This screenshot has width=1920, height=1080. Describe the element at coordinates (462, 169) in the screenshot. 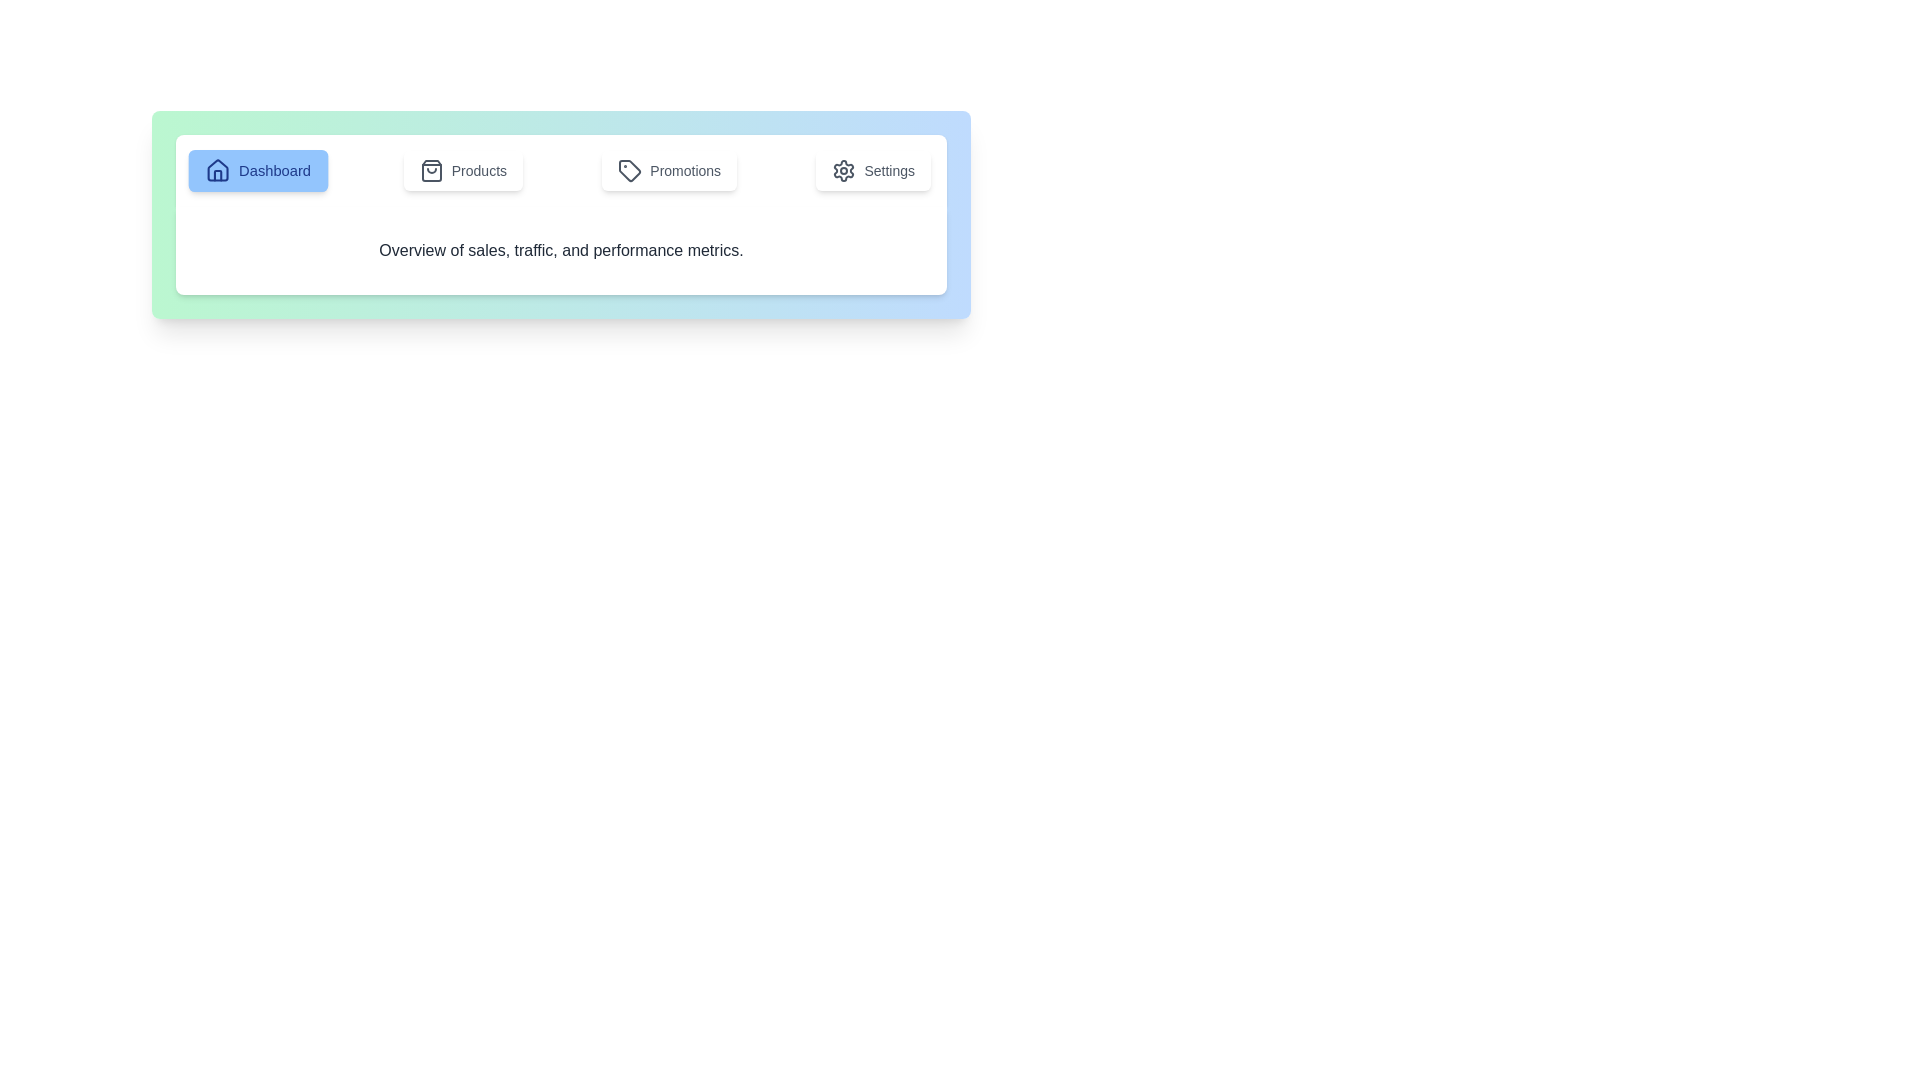

I see `the tab labeled Products` at that location.